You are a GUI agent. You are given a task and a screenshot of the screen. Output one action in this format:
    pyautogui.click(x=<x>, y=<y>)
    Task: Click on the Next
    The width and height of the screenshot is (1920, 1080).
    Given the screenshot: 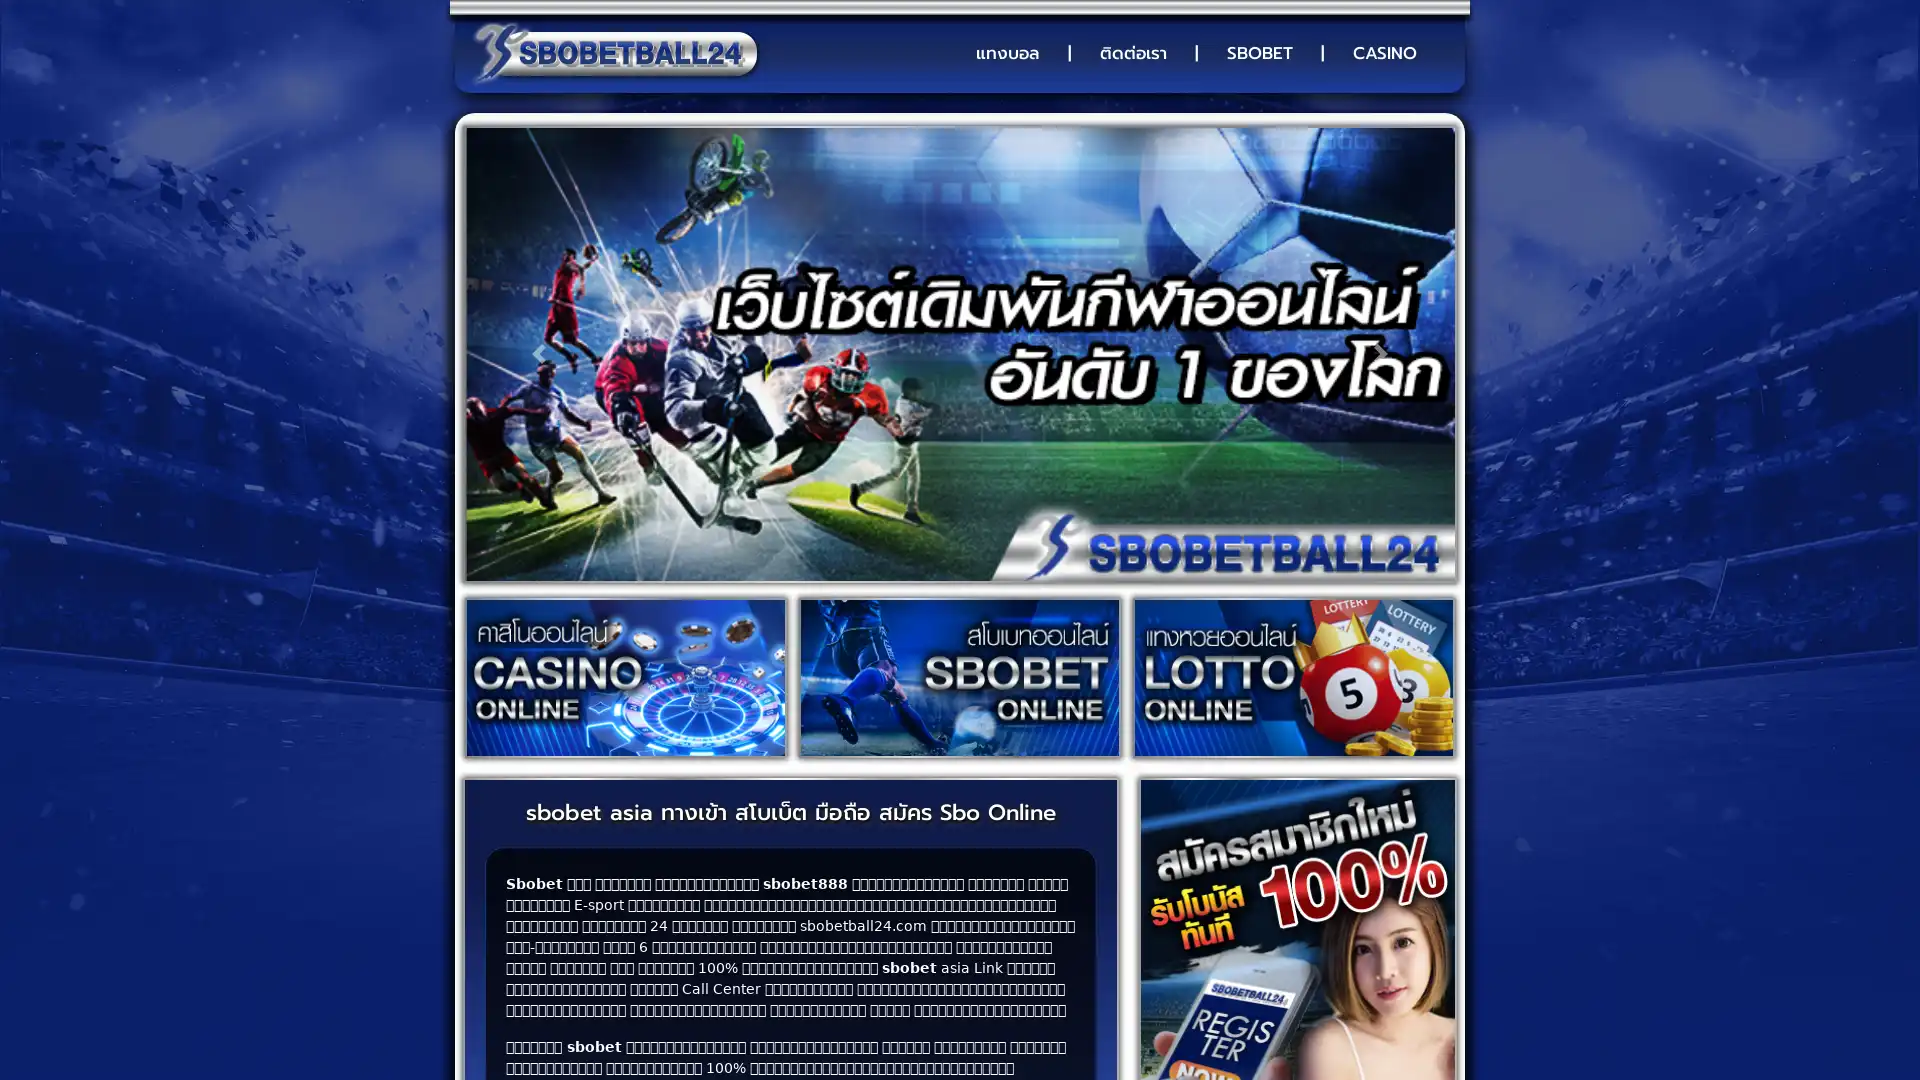 What is the action you would take?
    pyautogui.click(x=1379, y=353)
    